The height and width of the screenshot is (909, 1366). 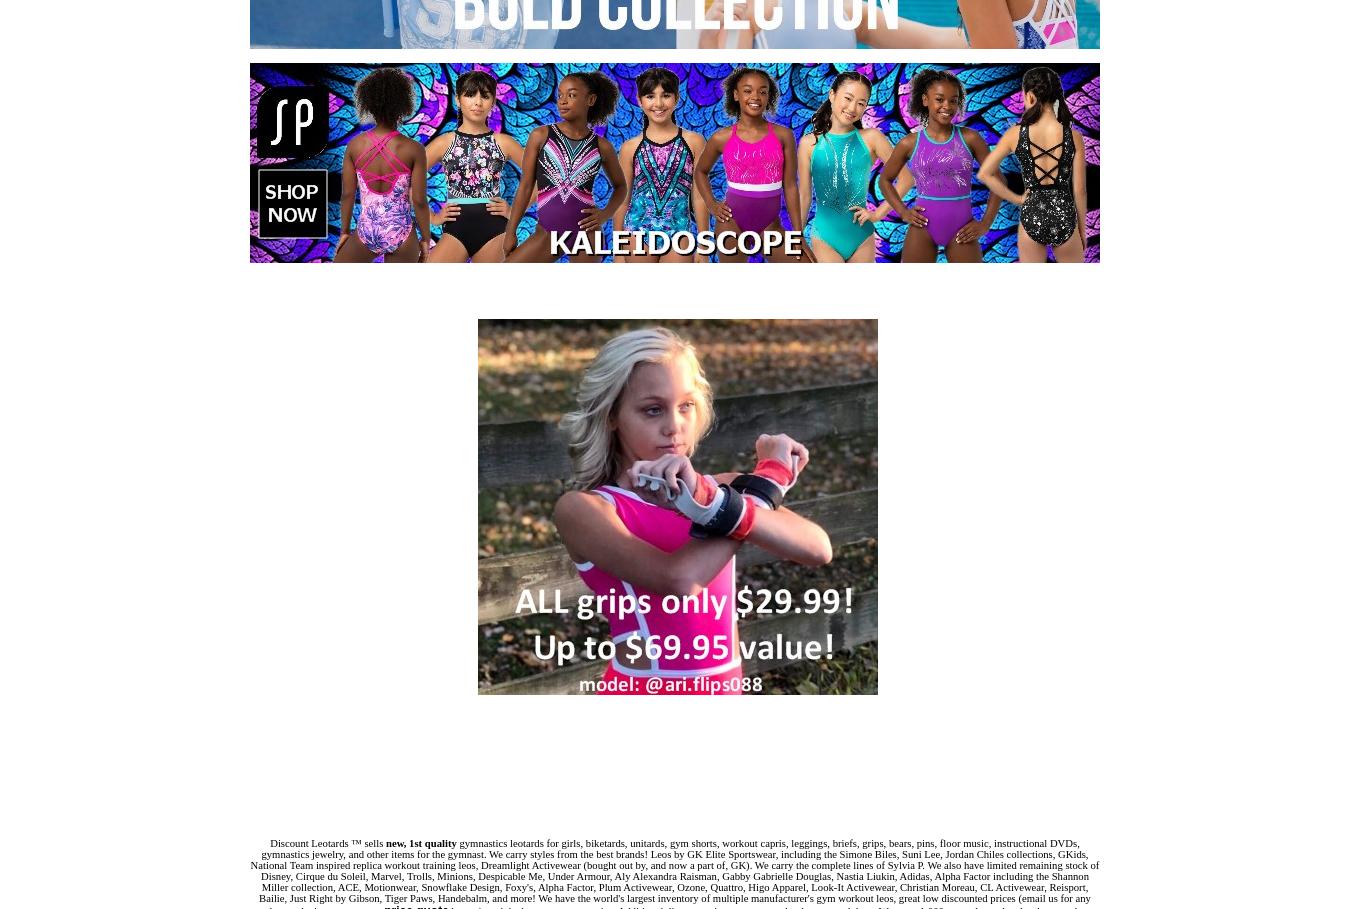 I want to click on ', Alpha Factor, Plum Activewear, Ozone, Quattro, Higo Apparel, Look-It Activewear, Christian Moreau, CL Activewear,', so click(x=791, y=887).